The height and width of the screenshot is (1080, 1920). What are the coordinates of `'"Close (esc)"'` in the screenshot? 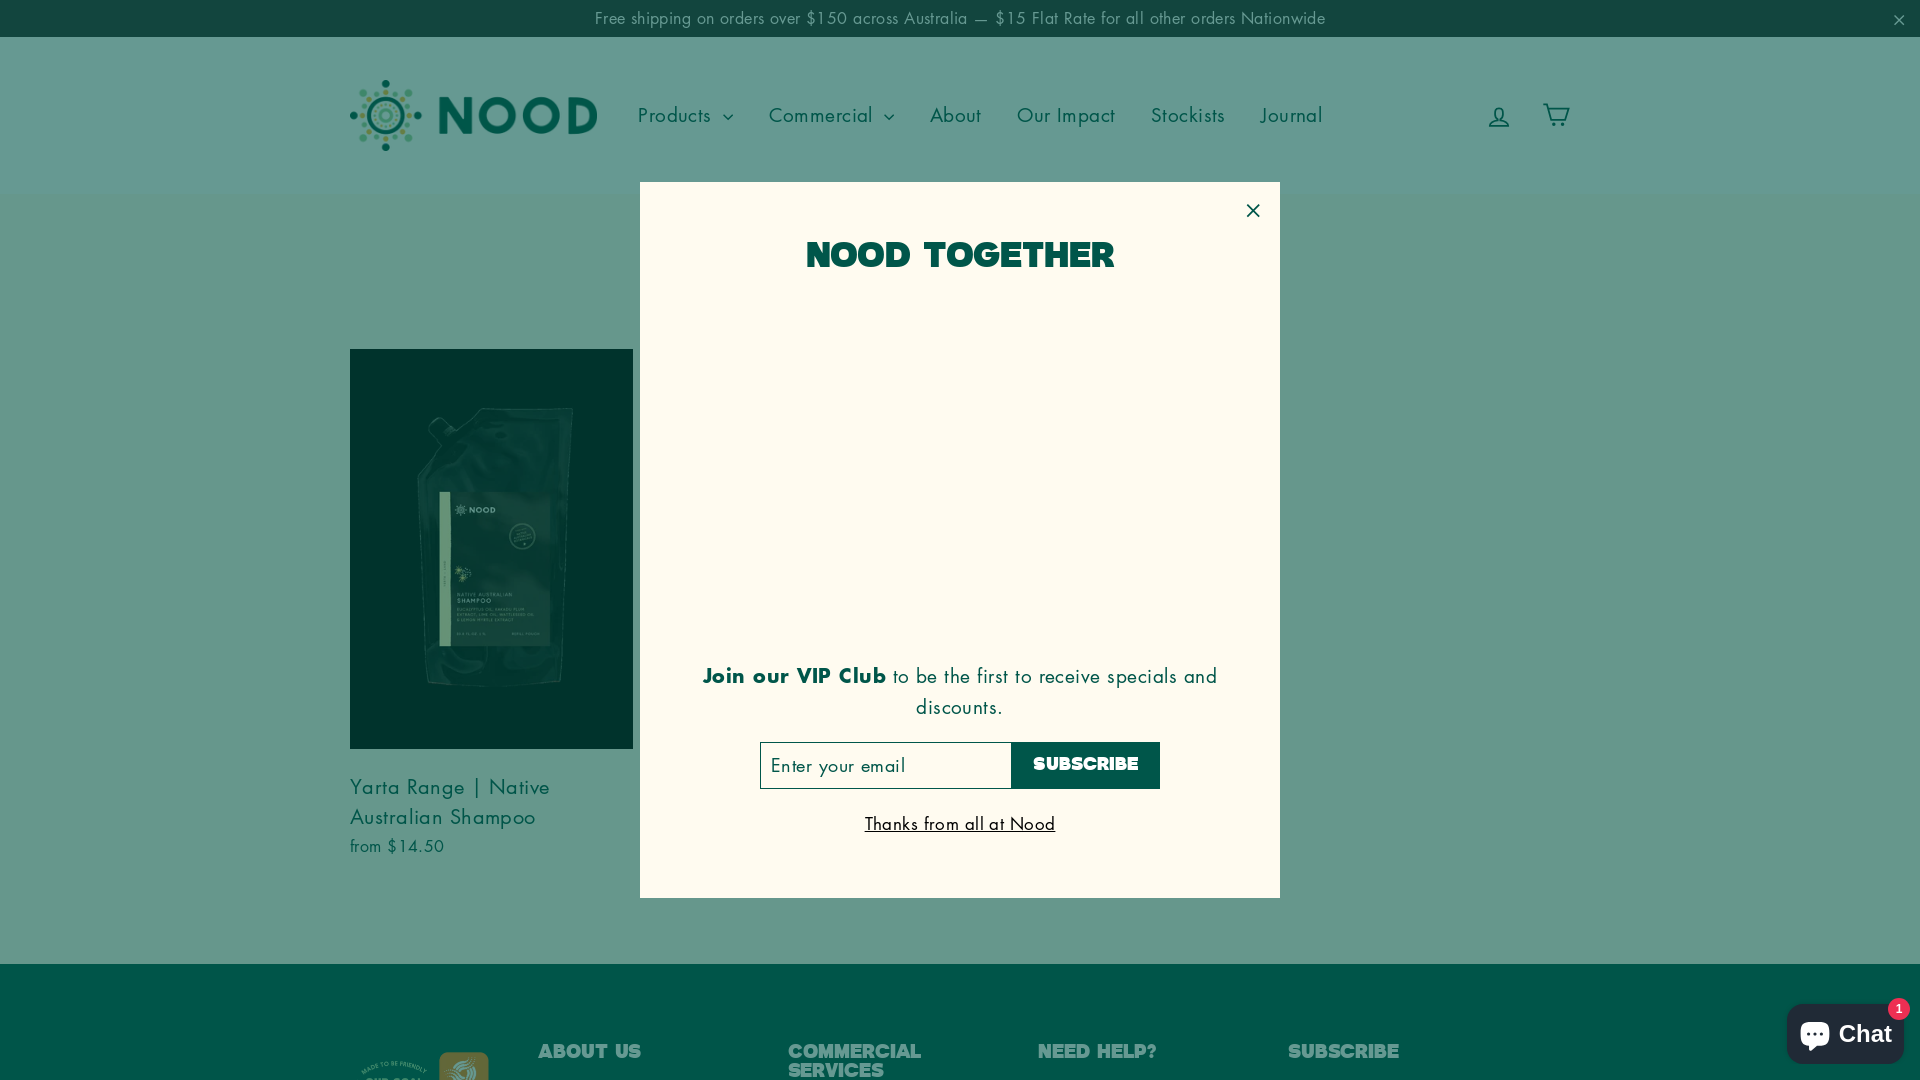 It's located at (1251, 209).